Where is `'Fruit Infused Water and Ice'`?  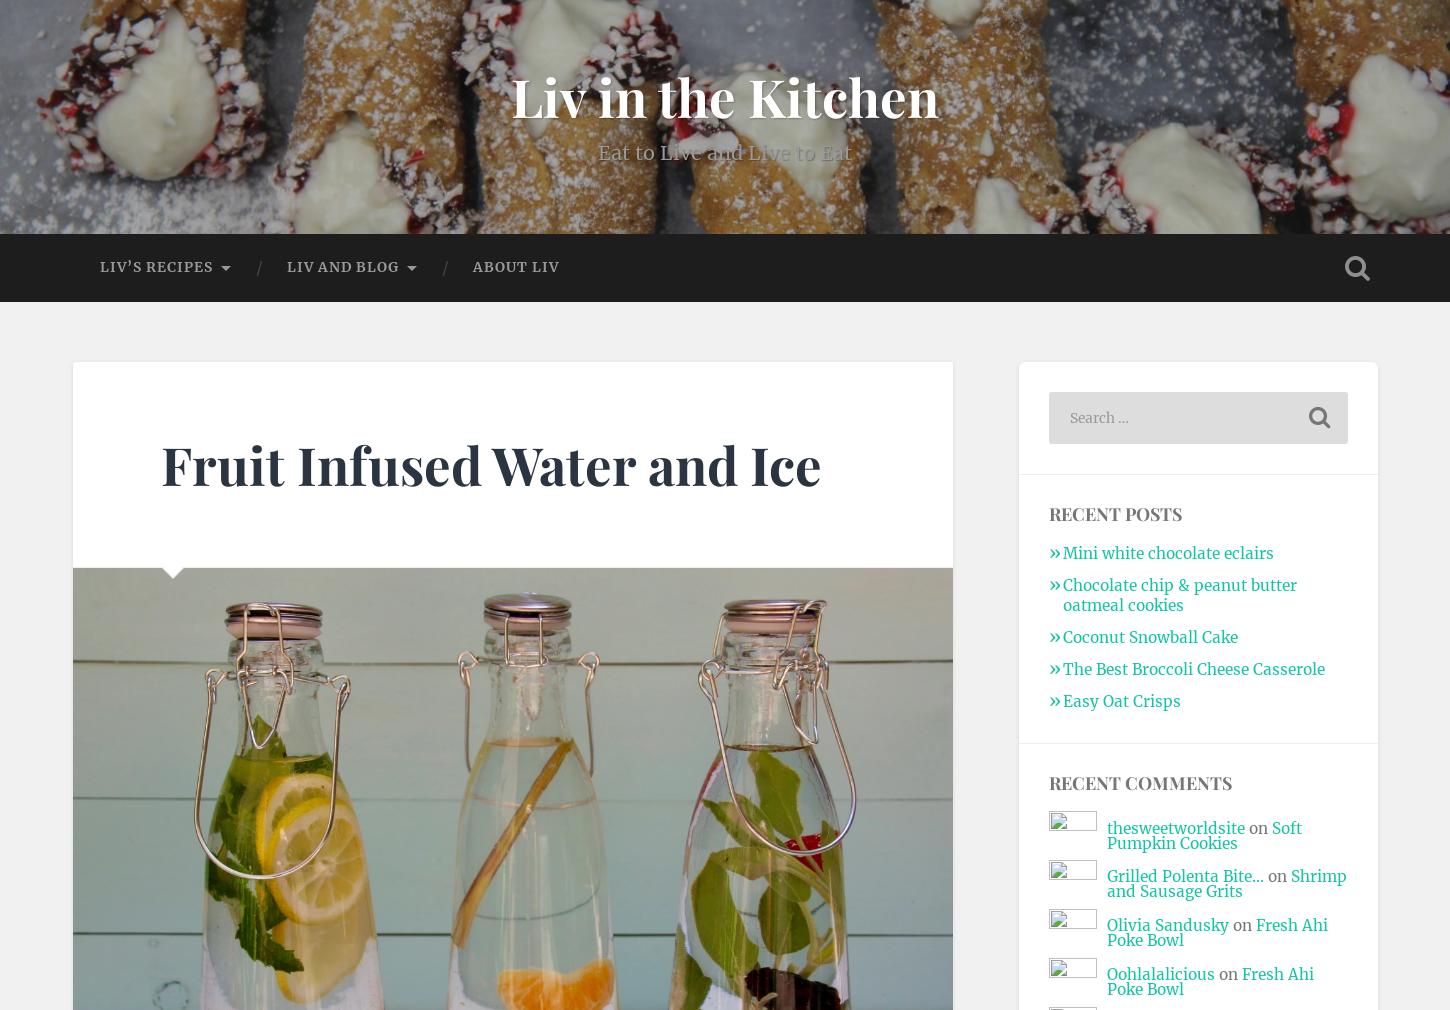
'Fruit Infused Water and Ice' is located at coordinates (490, 462).